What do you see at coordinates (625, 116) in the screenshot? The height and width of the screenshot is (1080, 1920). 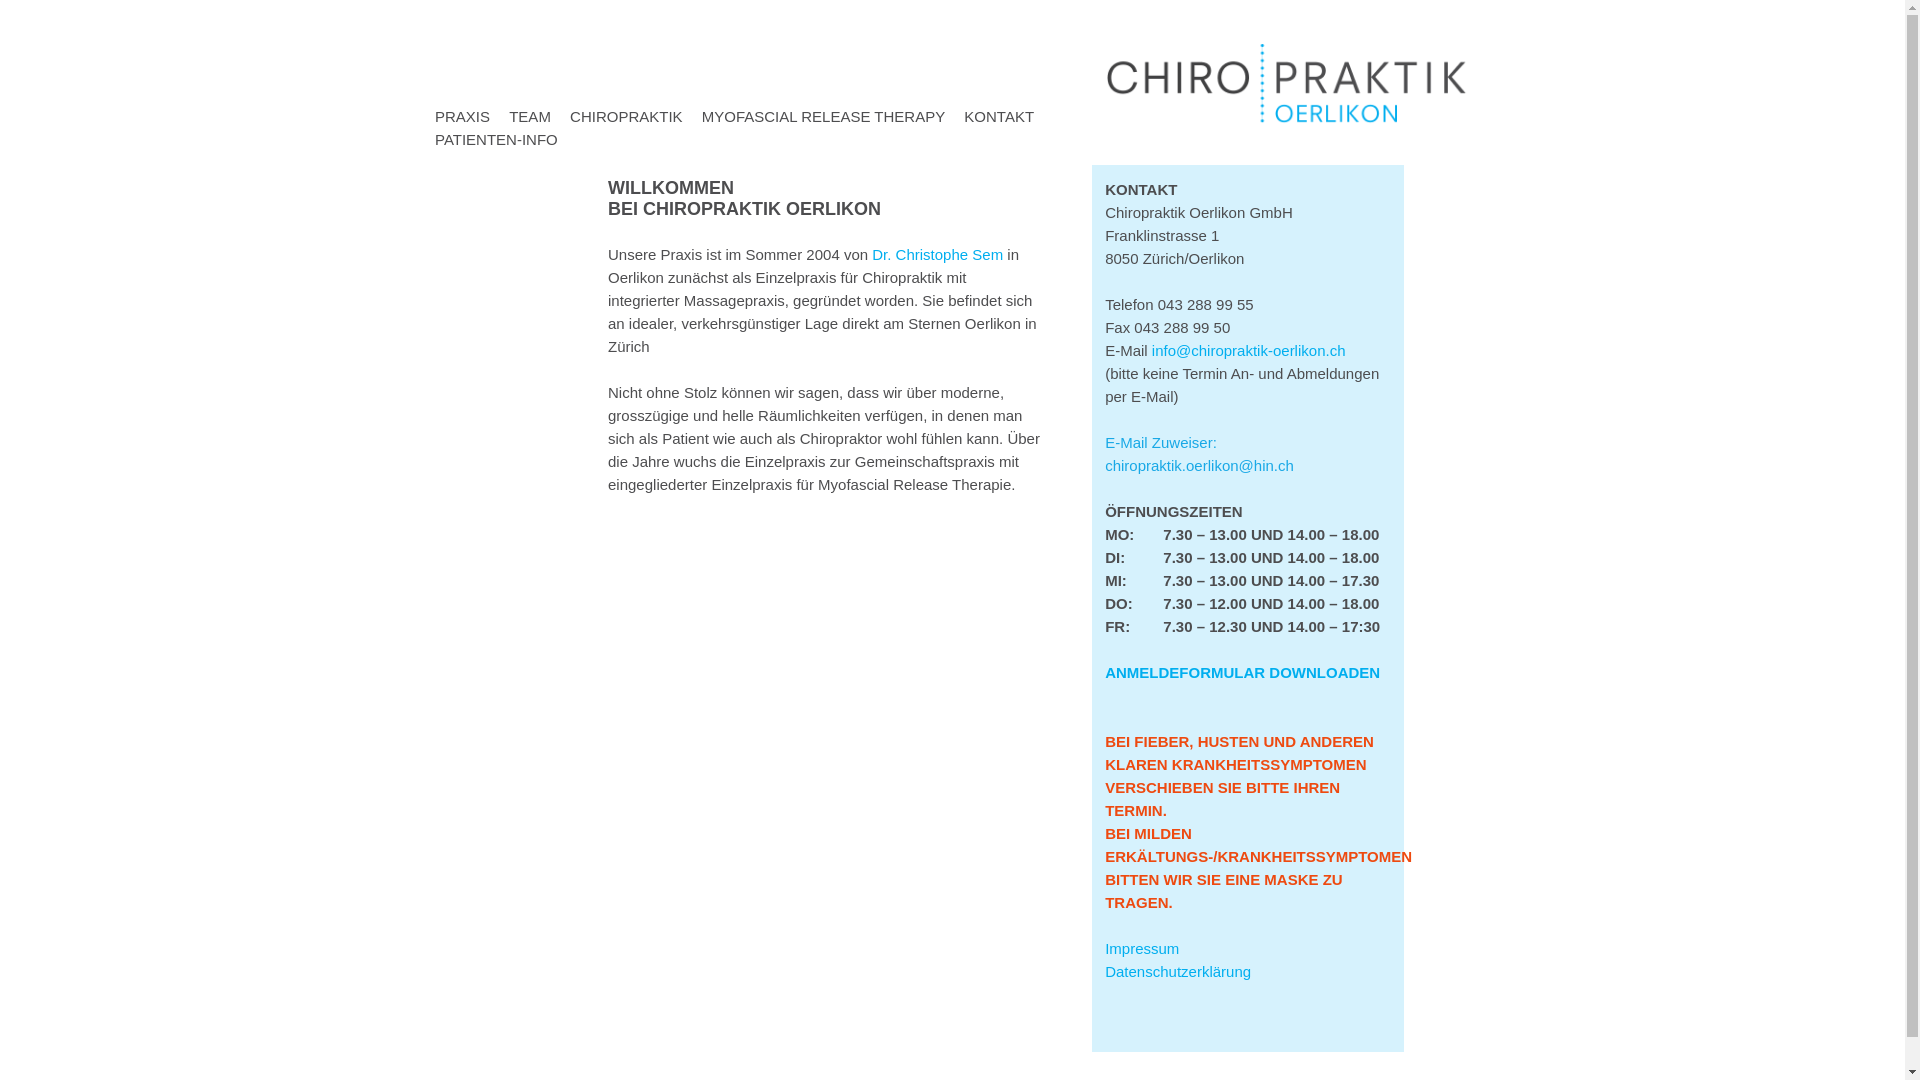 I see `'CHIROPRAKTIK'` at bounding box center [625, 116].